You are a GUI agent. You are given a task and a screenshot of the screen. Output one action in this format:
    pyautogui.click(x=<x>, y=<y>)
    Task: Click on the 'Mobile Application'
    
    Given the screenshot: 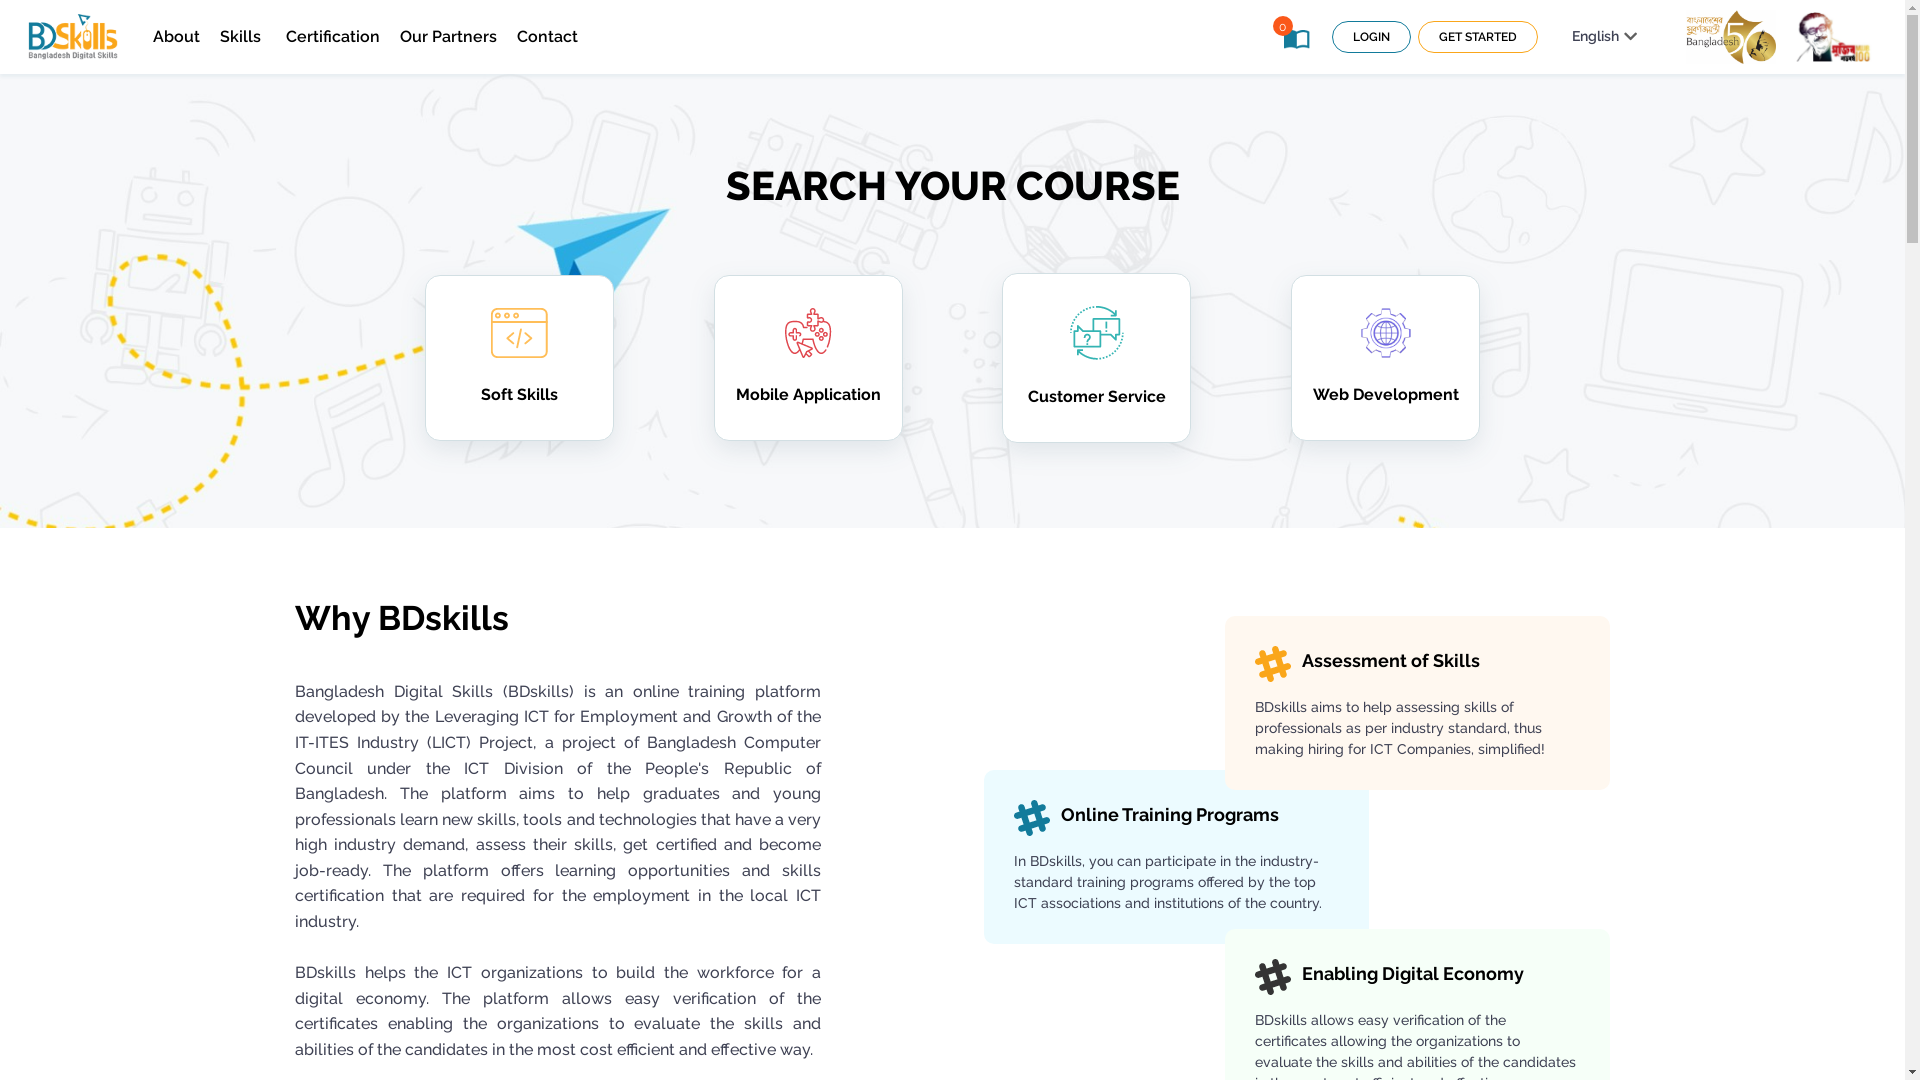 What is the action you would take?
    pyautogui.click(x=808, y=357)
    